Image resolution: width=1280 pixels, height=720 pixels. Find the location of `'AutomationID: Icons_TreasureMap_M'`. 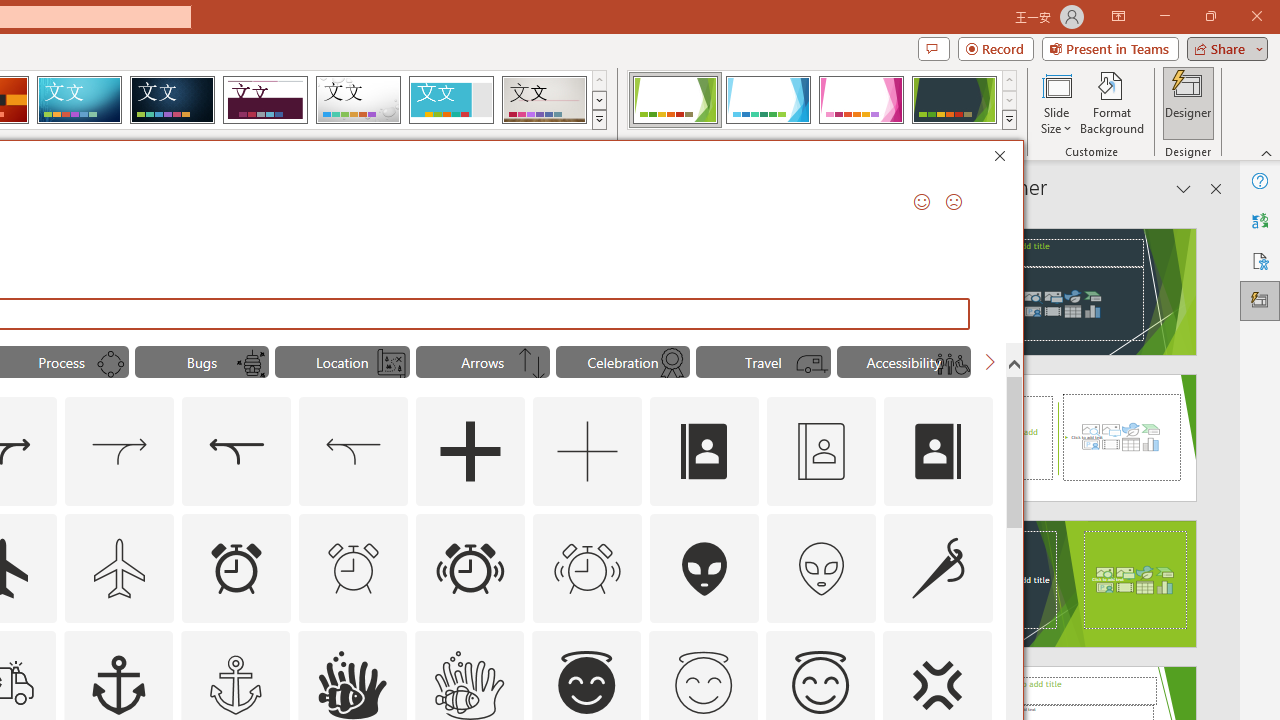

'AutomationID: Icons_TreasureMap_M' is located at coordinates (391, 364).